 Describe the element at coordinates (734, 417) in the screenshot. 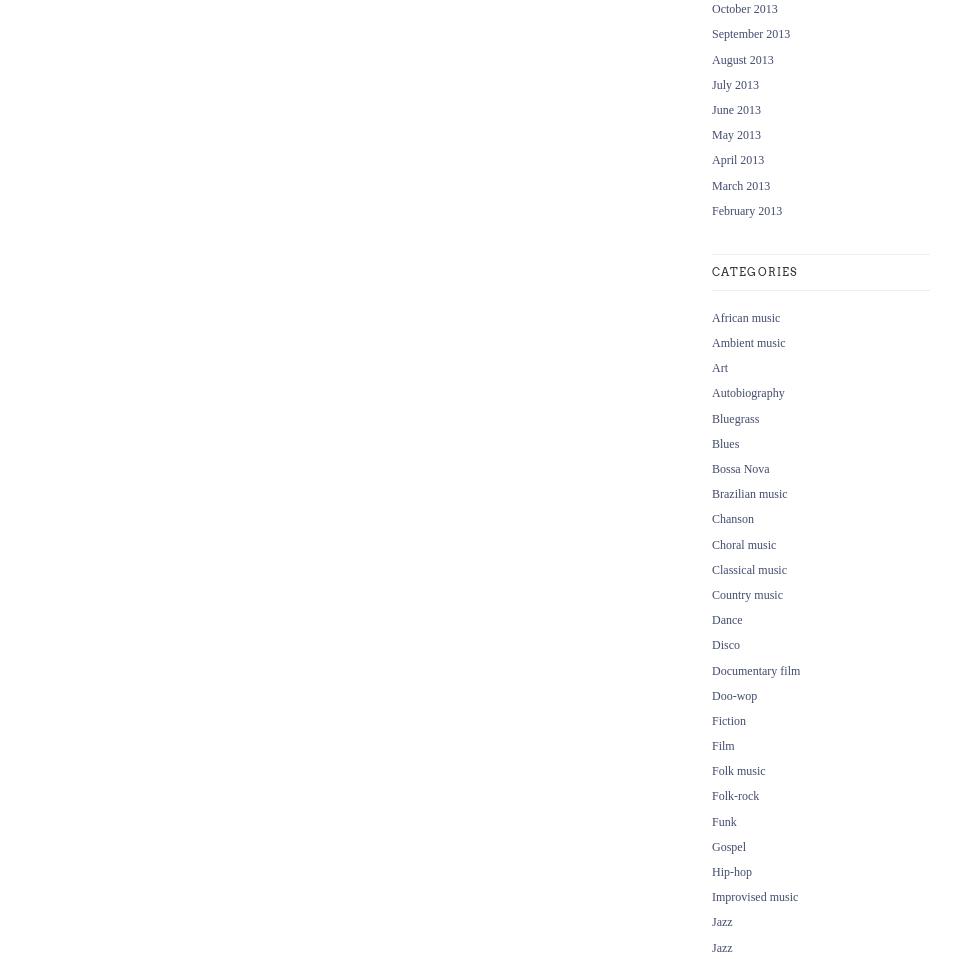

I see `'Bluegrass'` at that location.